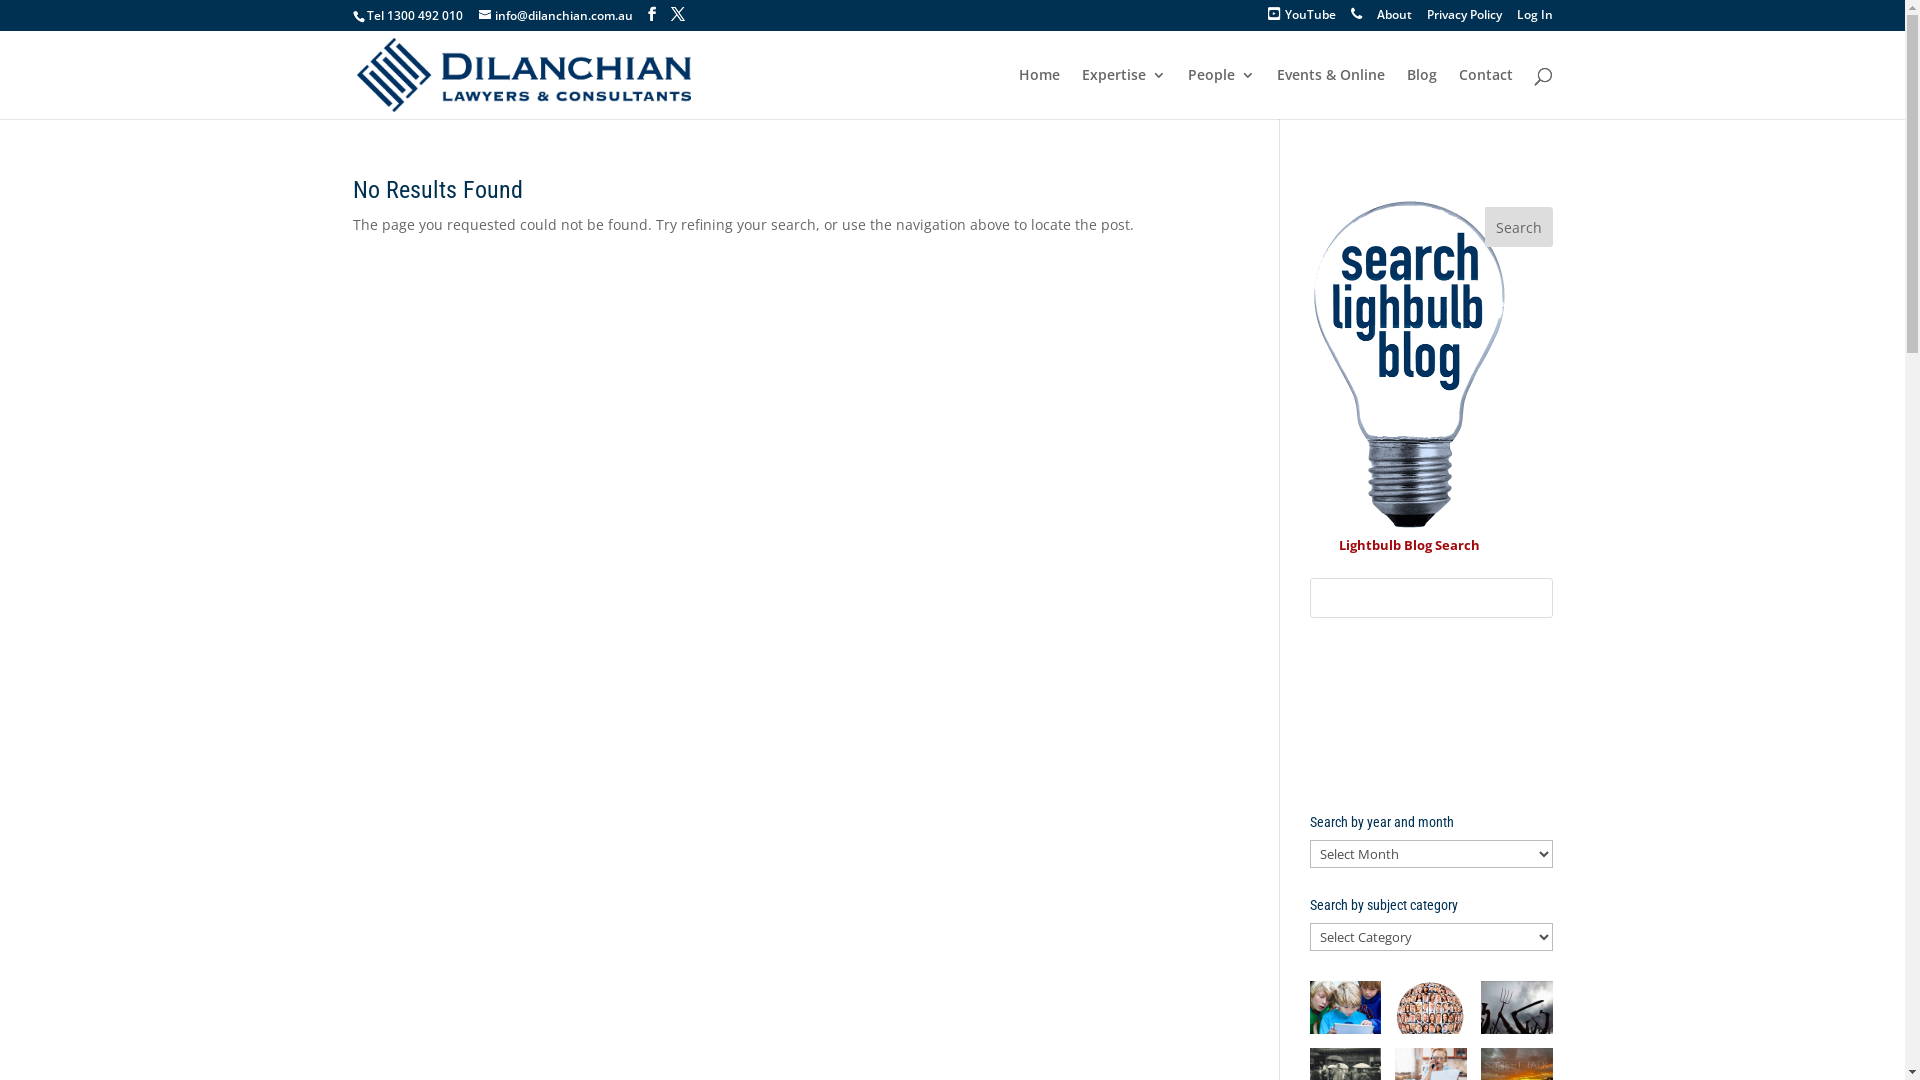 The height and width of the screenshot is (1080, 1920). Describe the element at coordinates (1038, 93) in the screenshot. I see `'Home'` at that location.